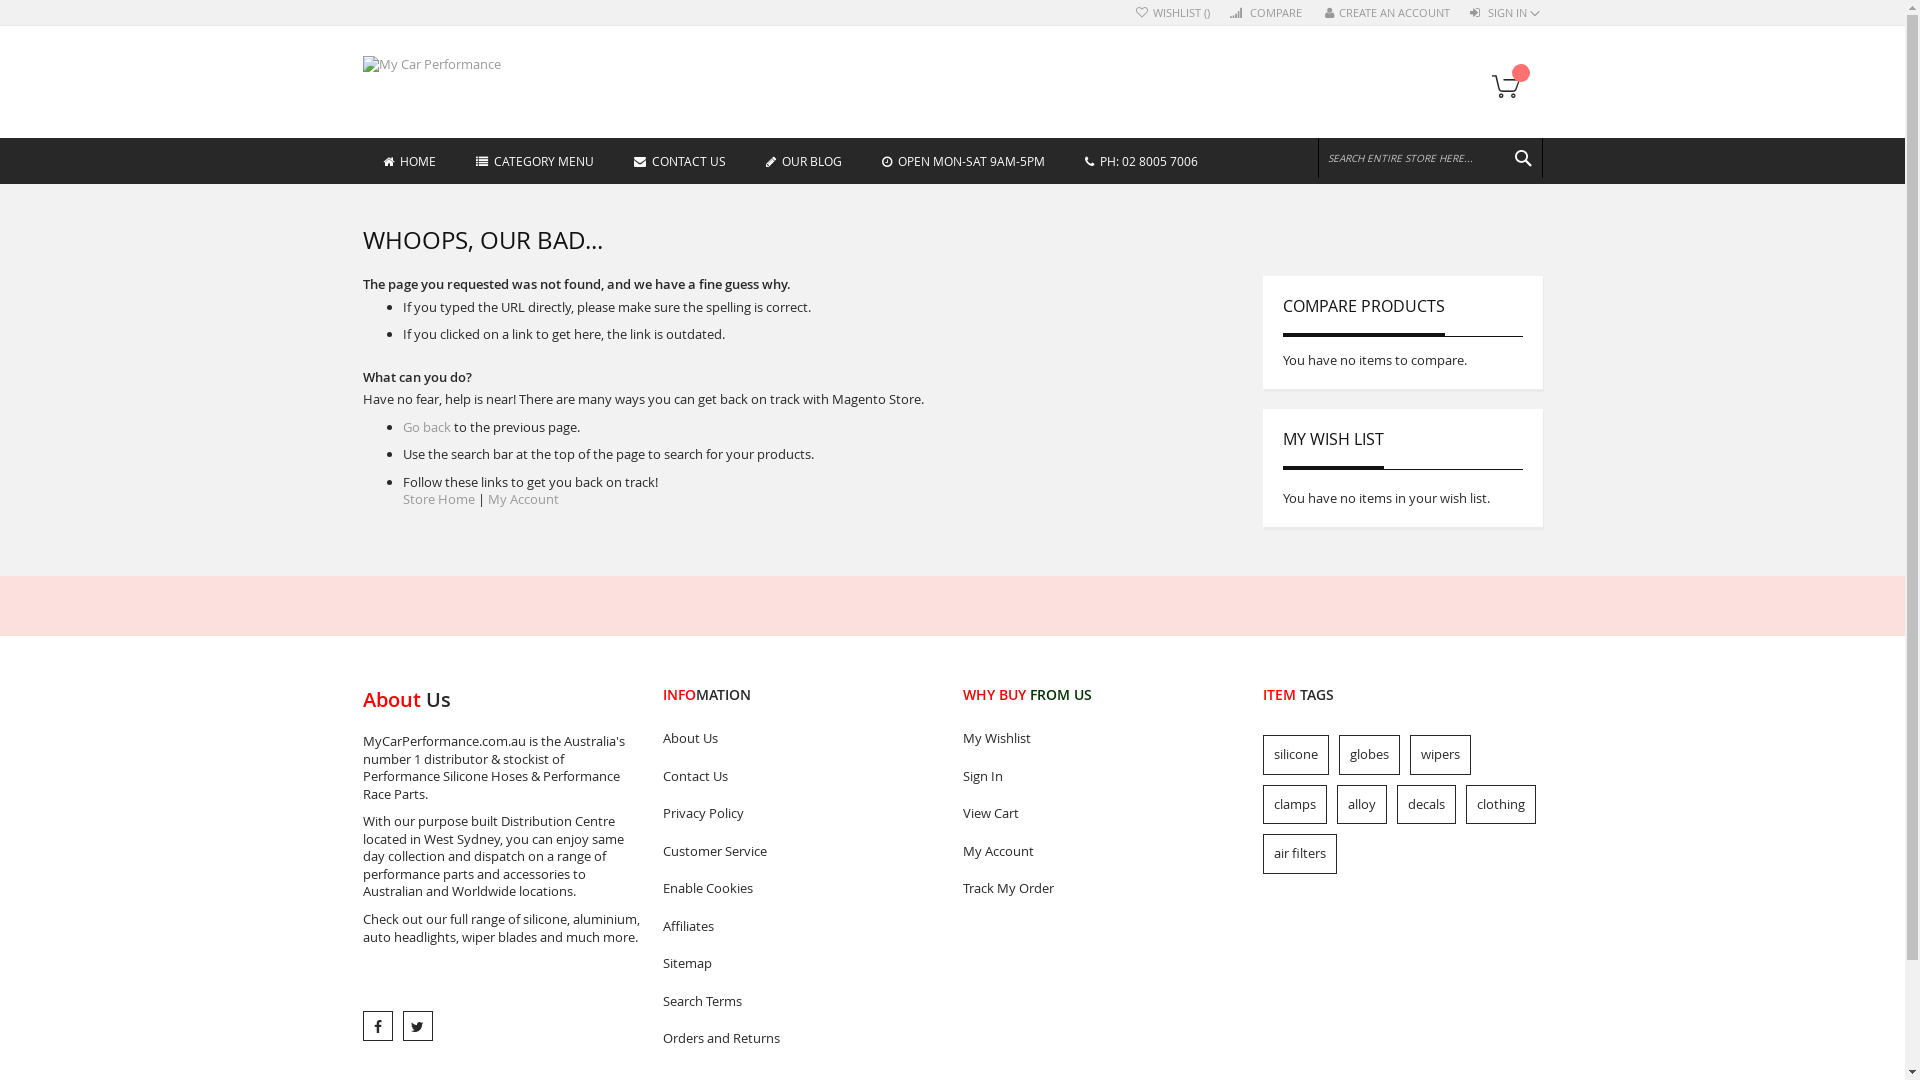 The image size is (1920, 1080). Describe the element at coordinates (1501, 802) in the screenshot. I see `'clothing'` at that location.